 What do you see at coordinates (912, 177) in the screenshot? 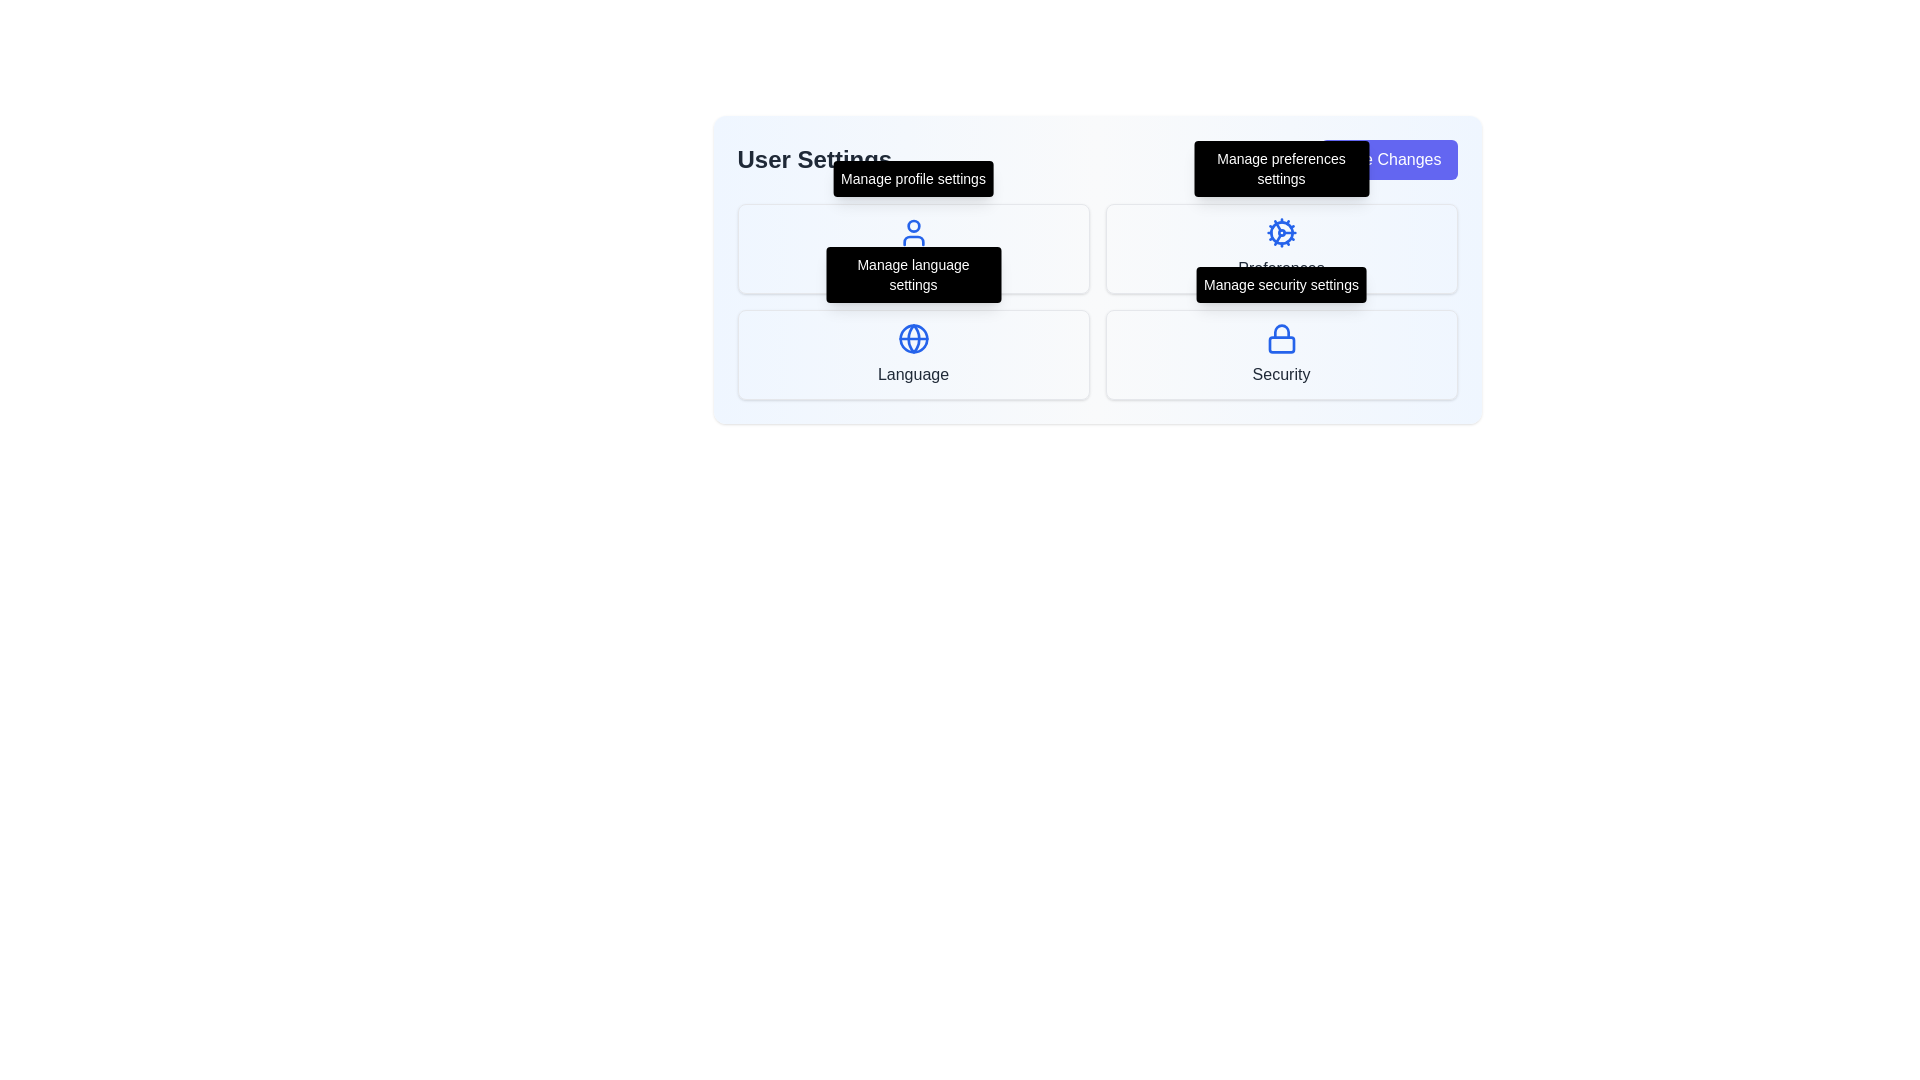
I see `the tooltip label displaying 'Manage profile settings', which is centrally aligned above the 'User Settings' label and features a black background with rounded edges` at bounding box center [912, 177].